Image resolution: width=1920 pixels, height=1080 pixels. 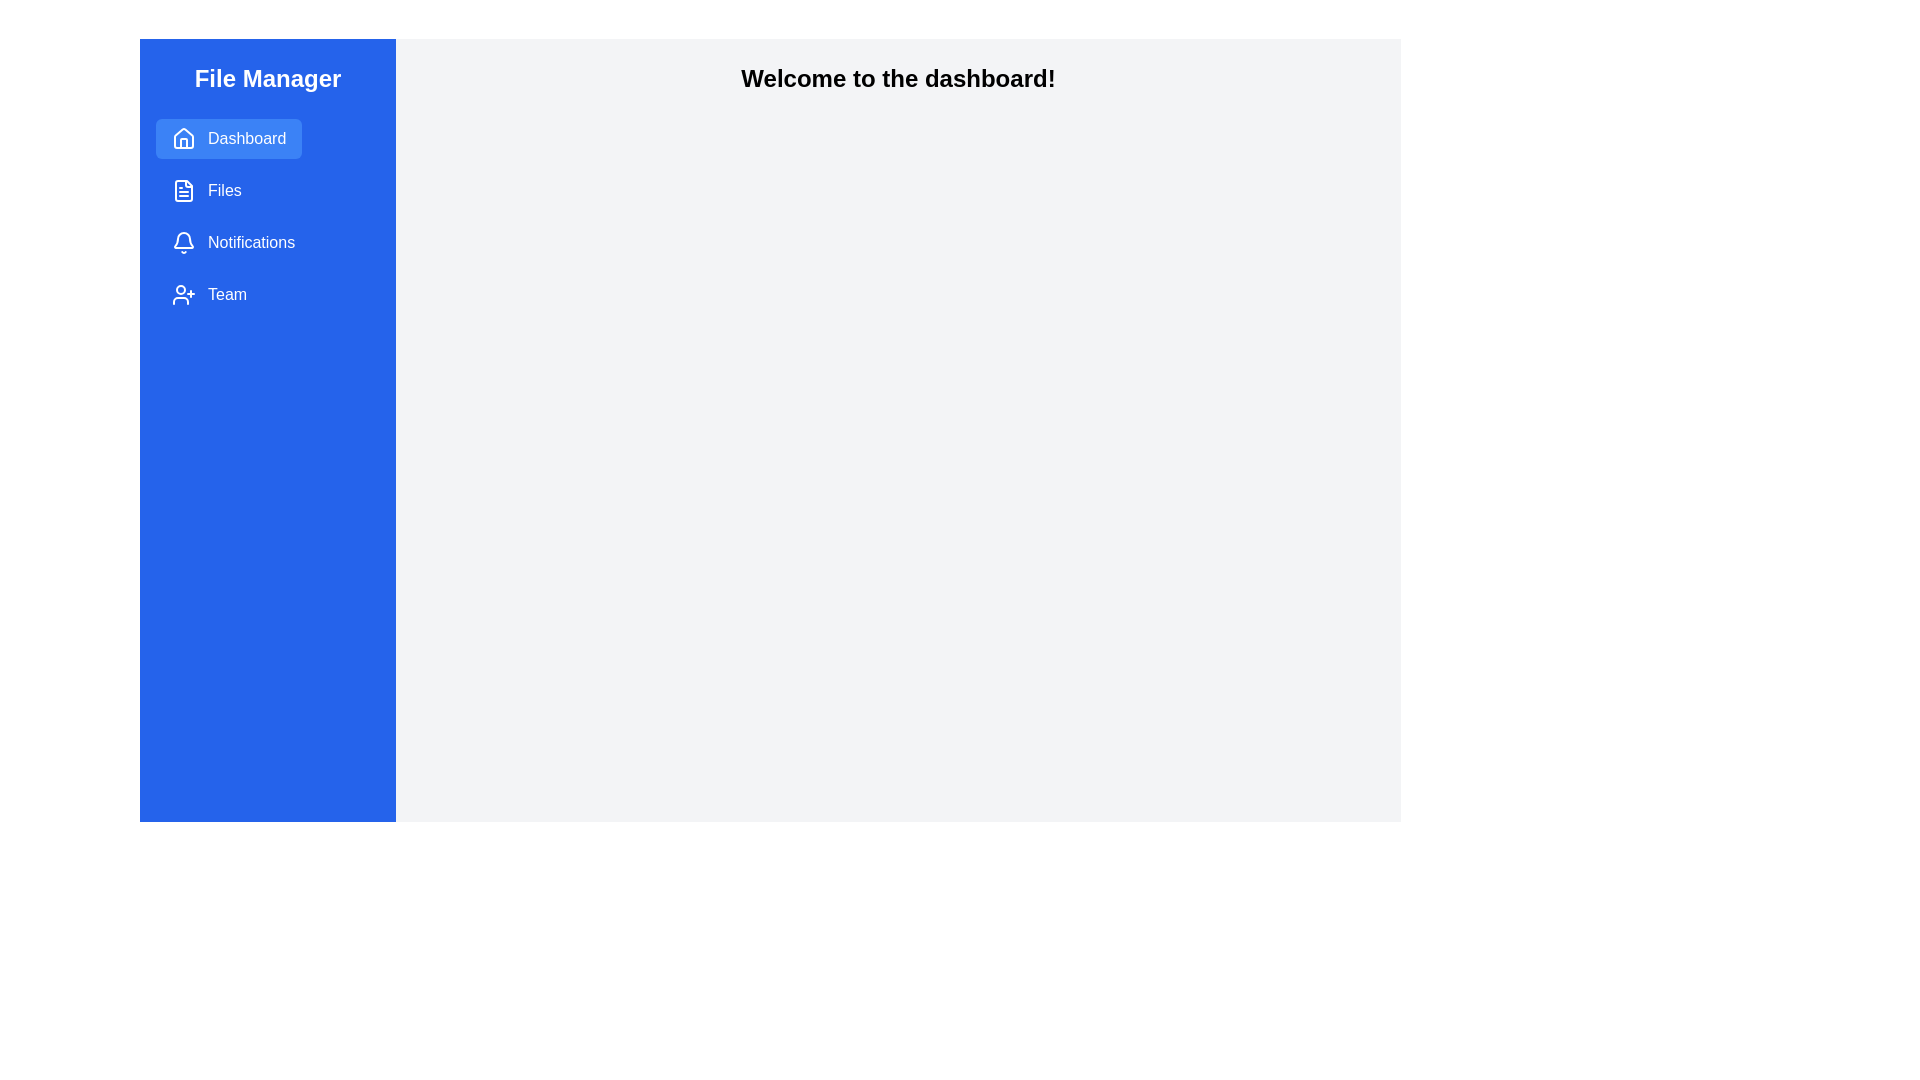 I want to click on the 'Dashboard' icon located in the left sidebar of the blue navigation menu, which is the first icon in the list before the 'Dashboard' text, so click(x=183, y=137).